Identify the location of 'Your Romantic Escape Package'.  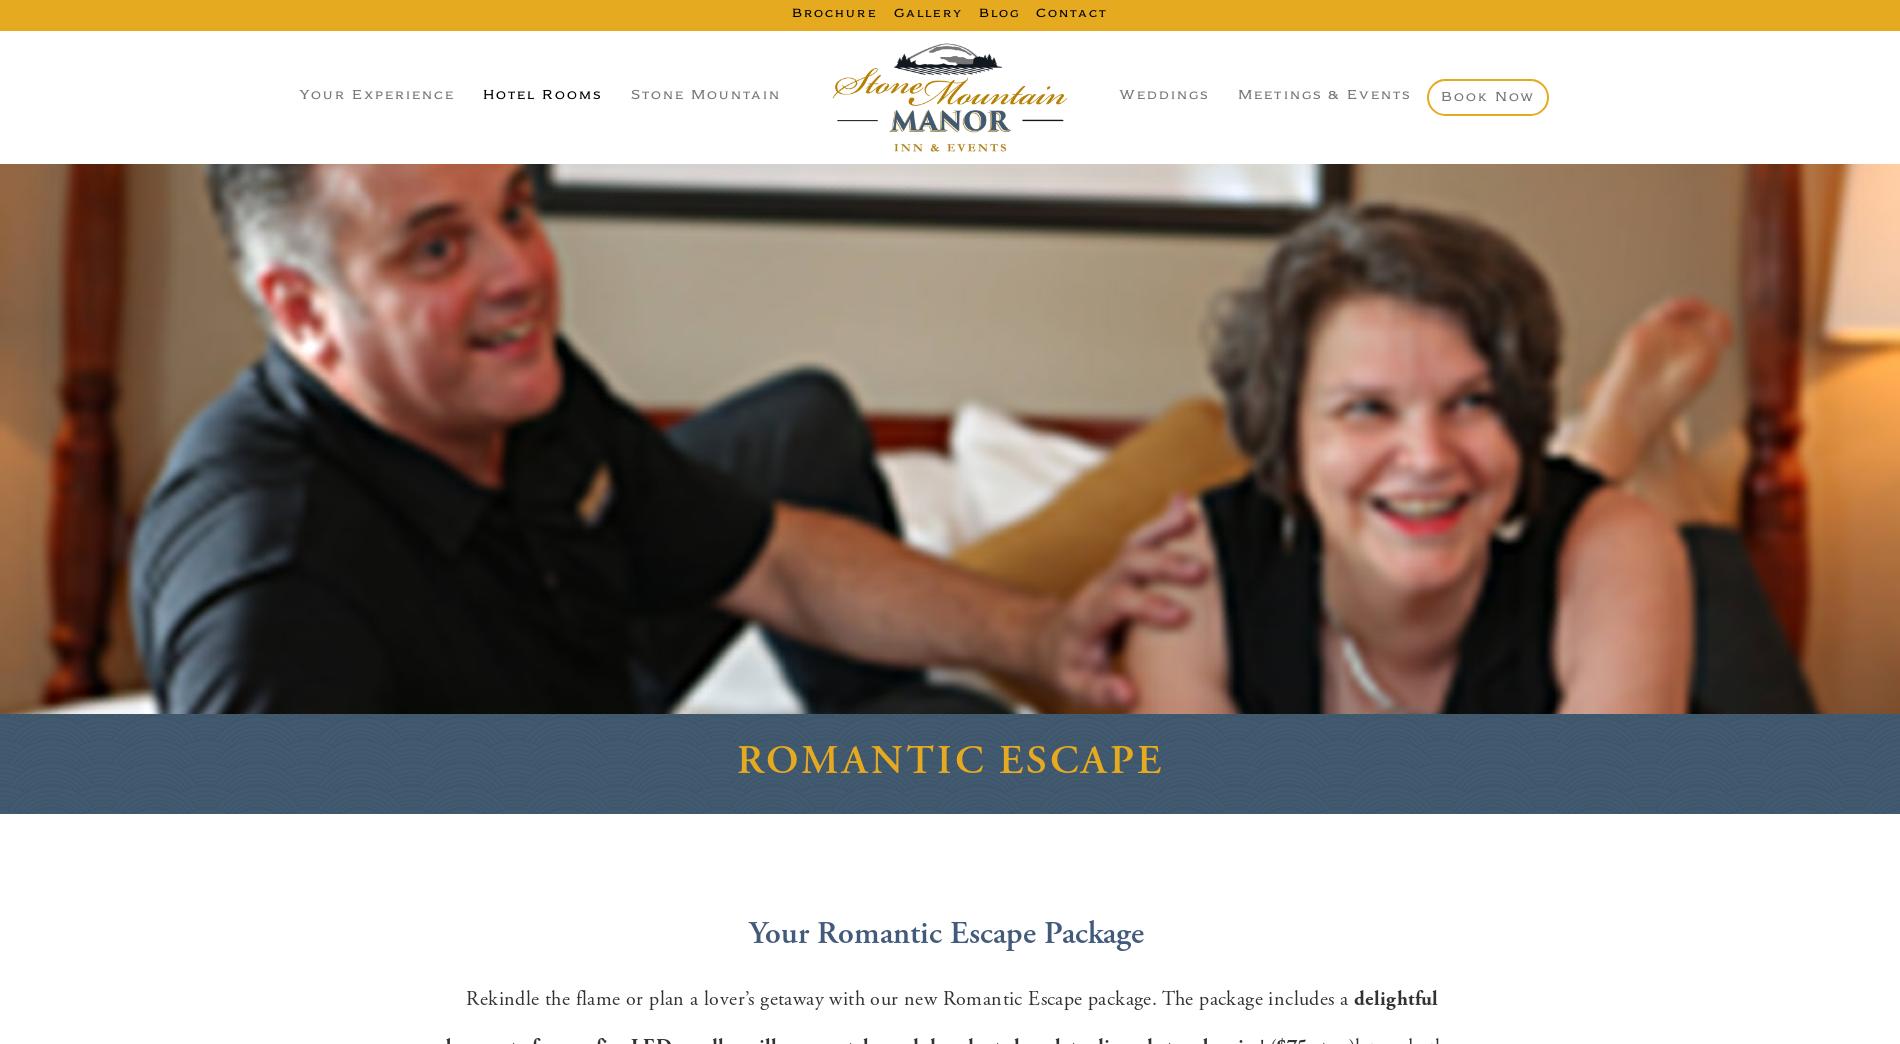
(948, 932).